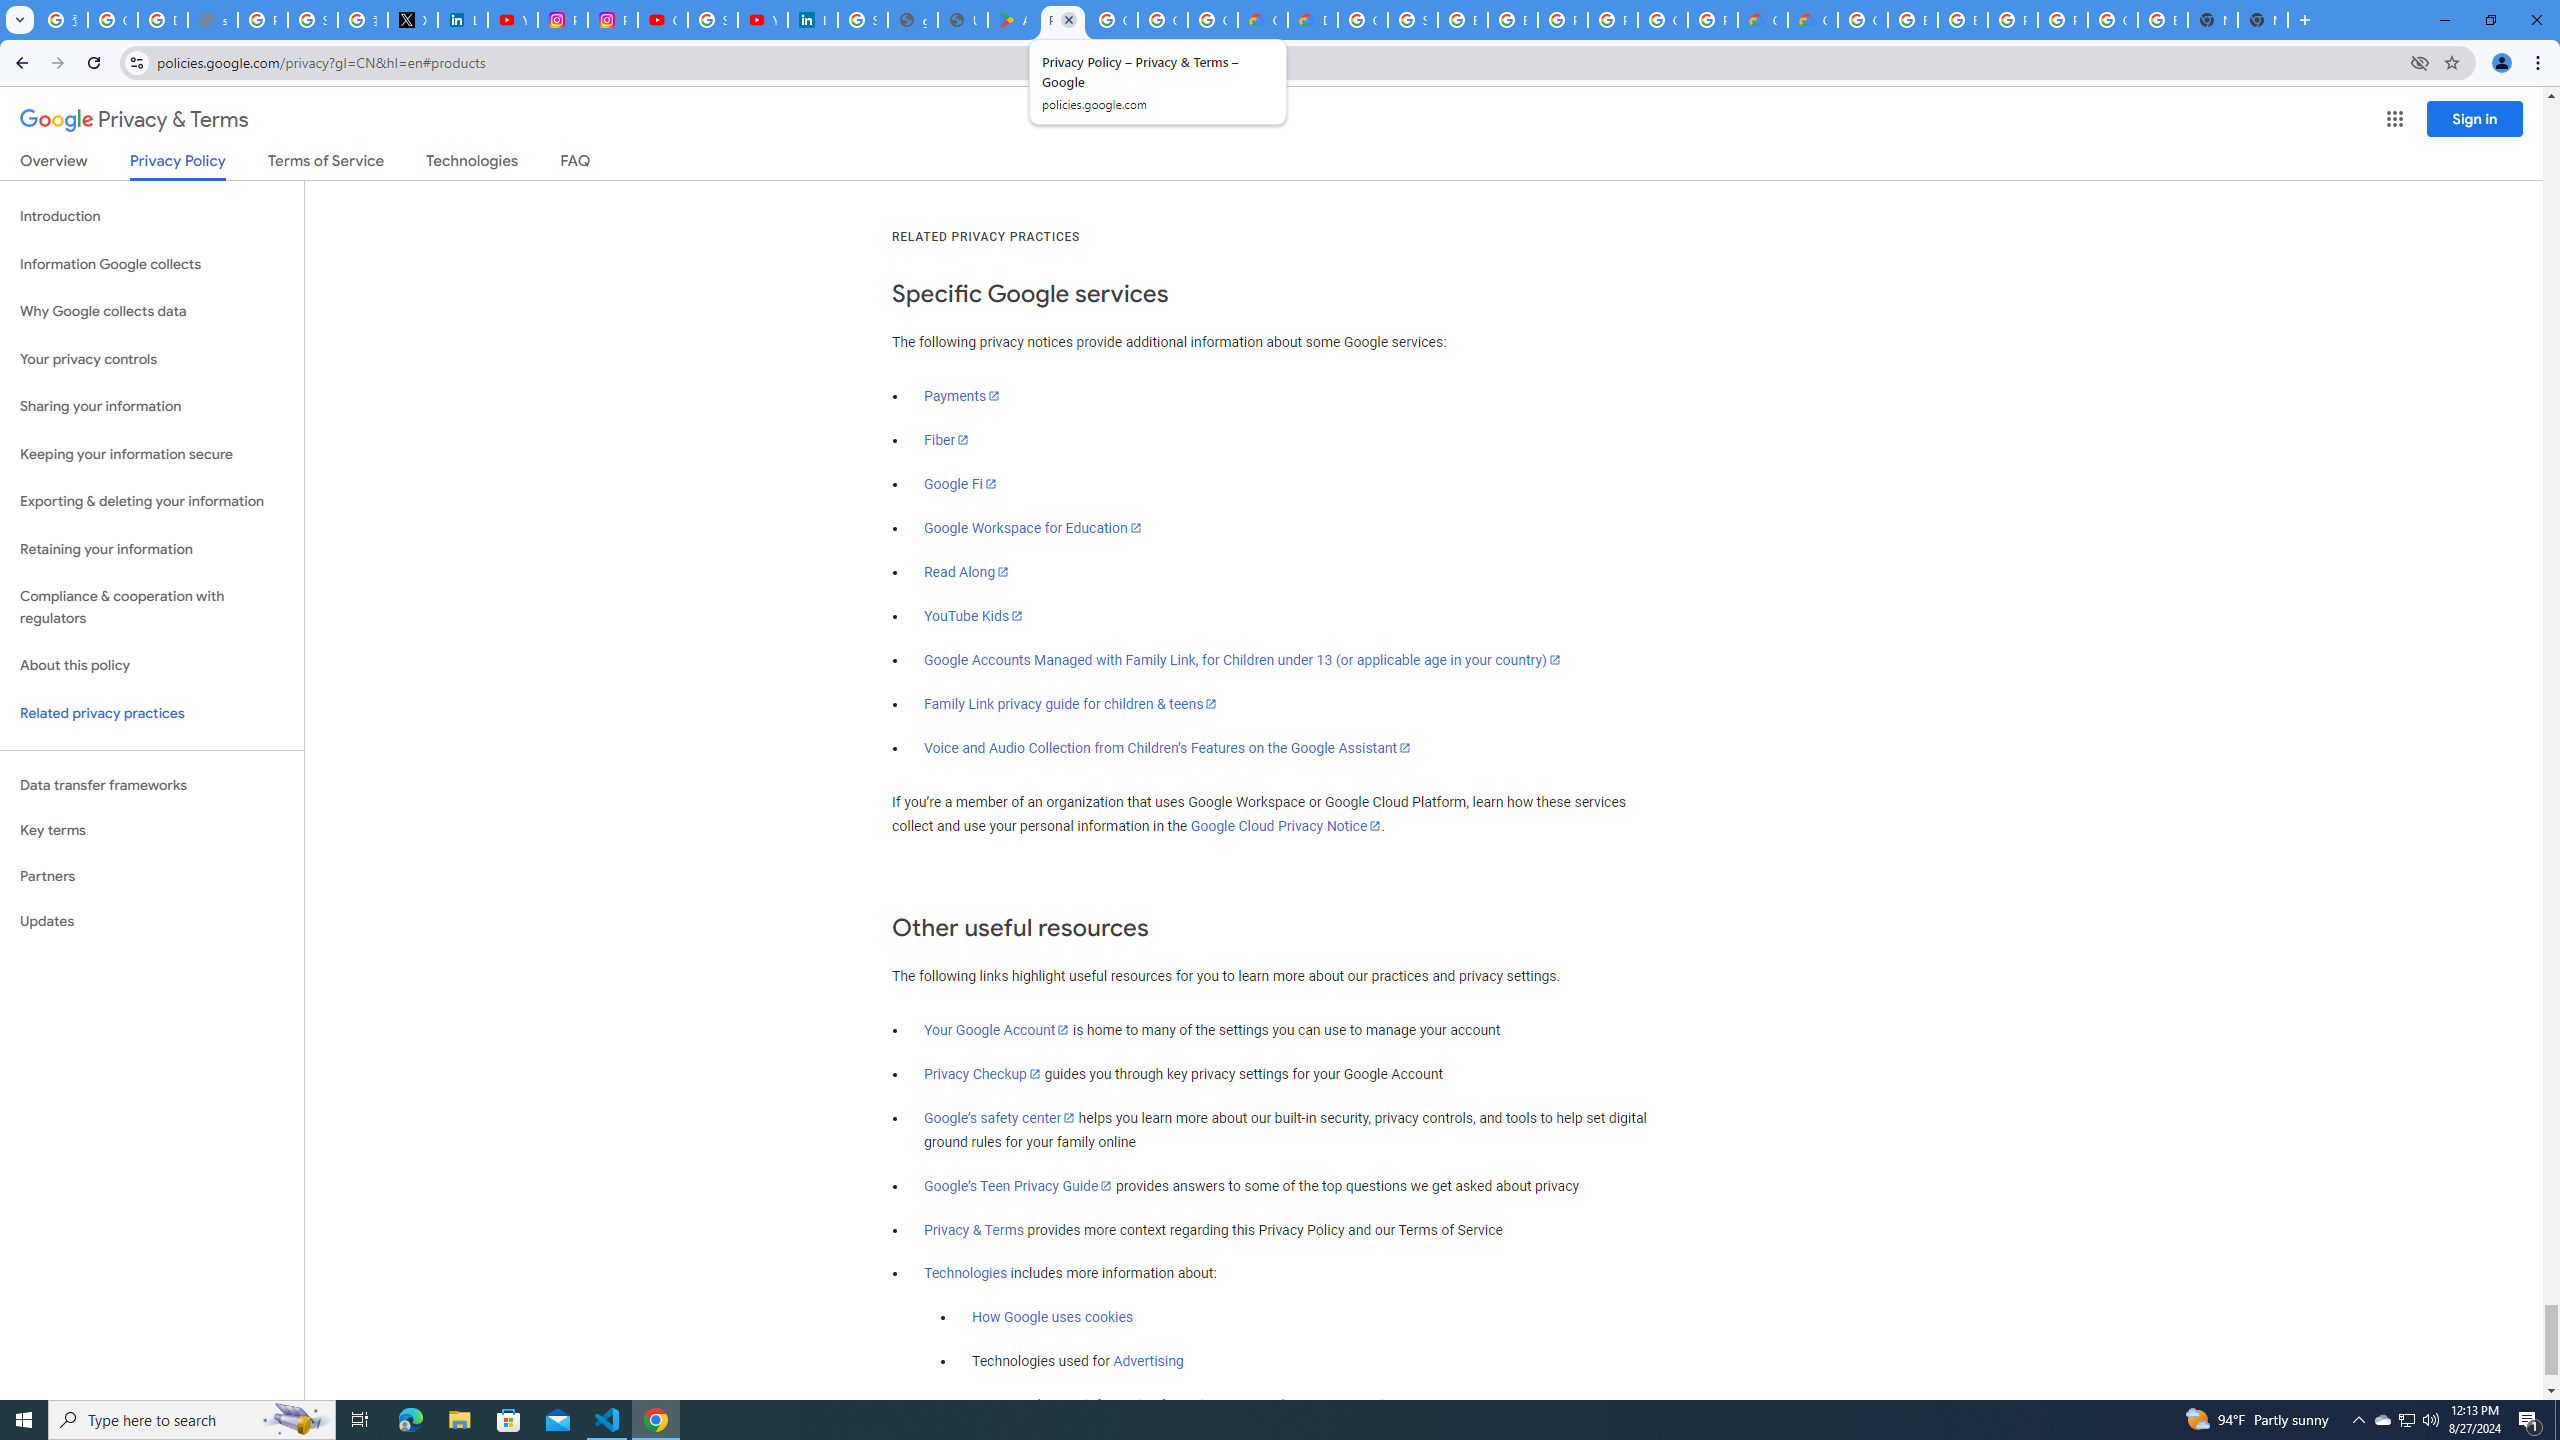 The width and height of the screenshot is (2560, 1440). Describe the element at coordinates (151, 666) in the screenshot. I see `'About this policy'` at that location.